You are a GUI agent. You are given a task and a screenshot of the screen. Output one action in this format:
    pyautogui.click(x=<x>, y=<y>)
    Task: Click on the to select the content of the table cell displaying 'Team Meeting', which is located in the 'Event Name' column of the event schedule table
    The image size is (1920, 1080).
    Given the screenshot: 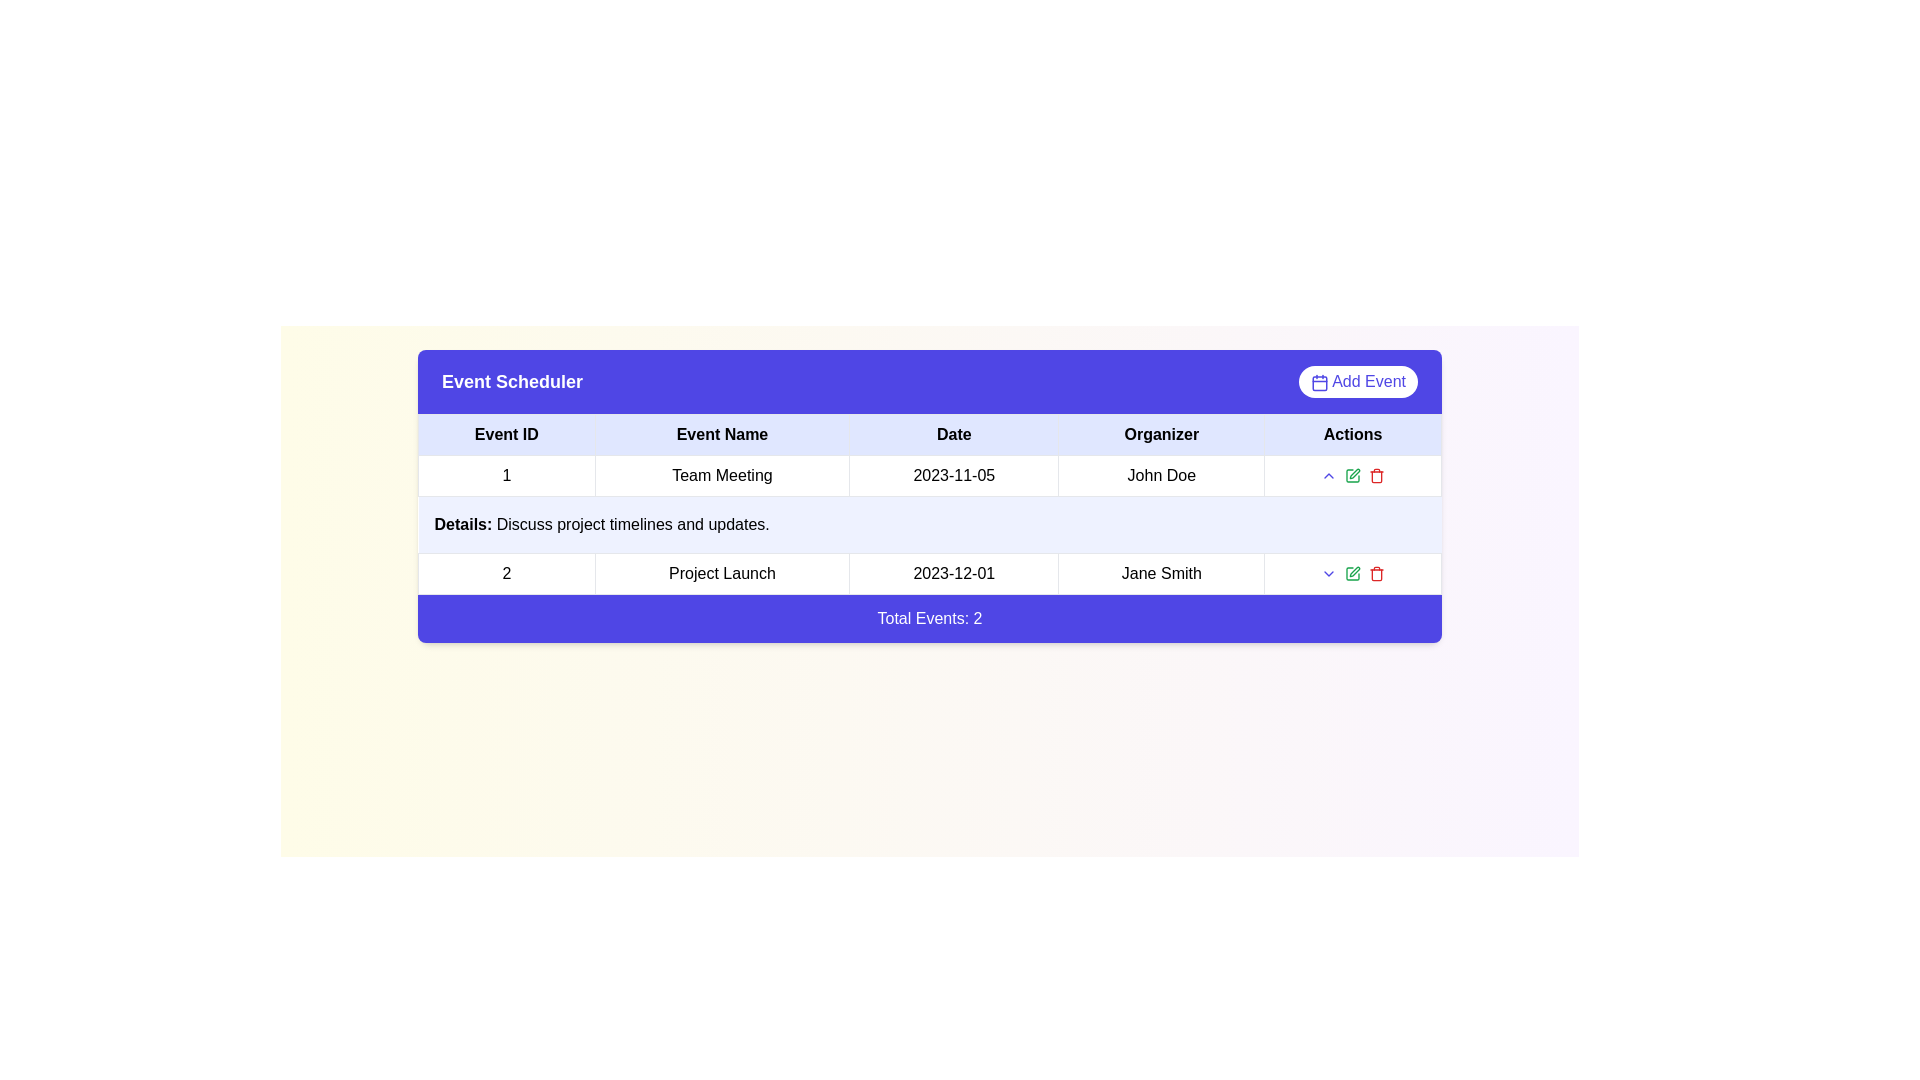 What is the action you would take?
    pyautogui.click(x=721, y=475)
    